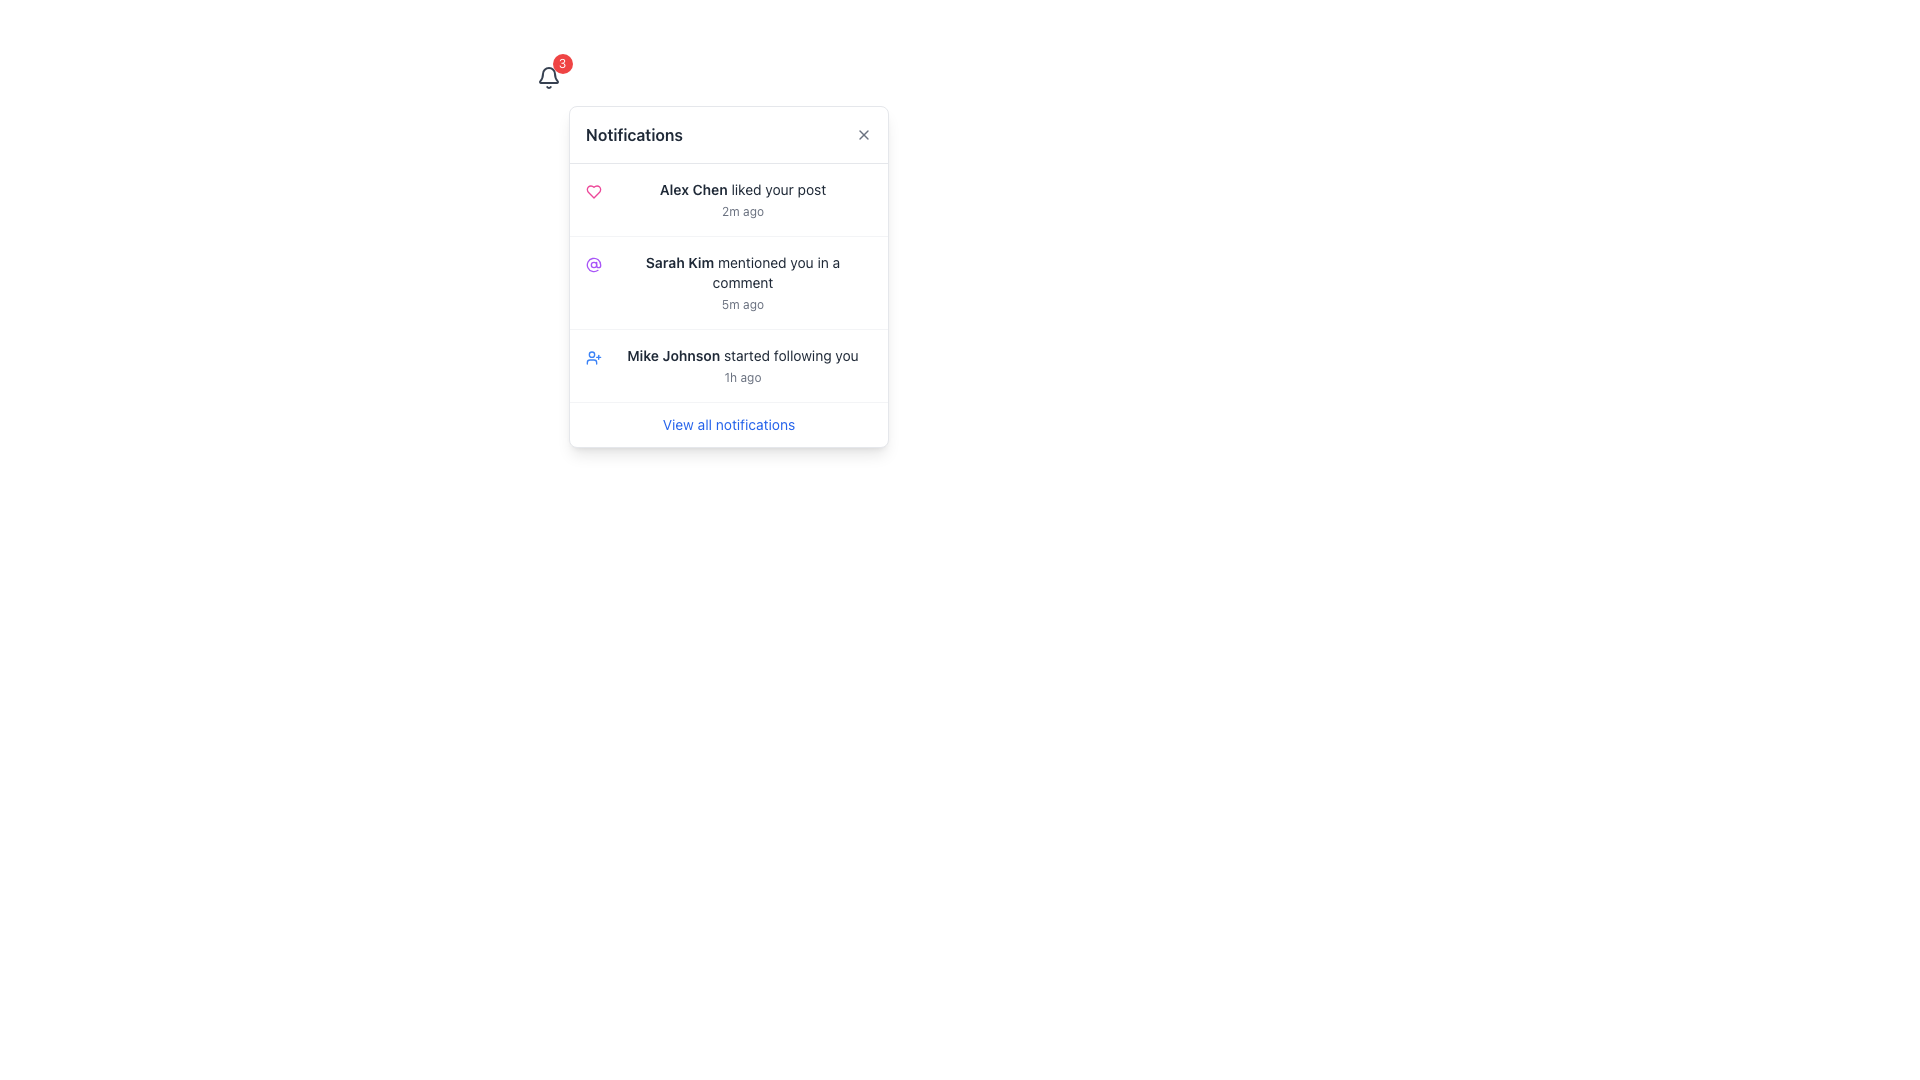  What do you see at coordinates (728, 283) in the screenshot?
I see `the second notification list item` at bounding box center [728, 283].